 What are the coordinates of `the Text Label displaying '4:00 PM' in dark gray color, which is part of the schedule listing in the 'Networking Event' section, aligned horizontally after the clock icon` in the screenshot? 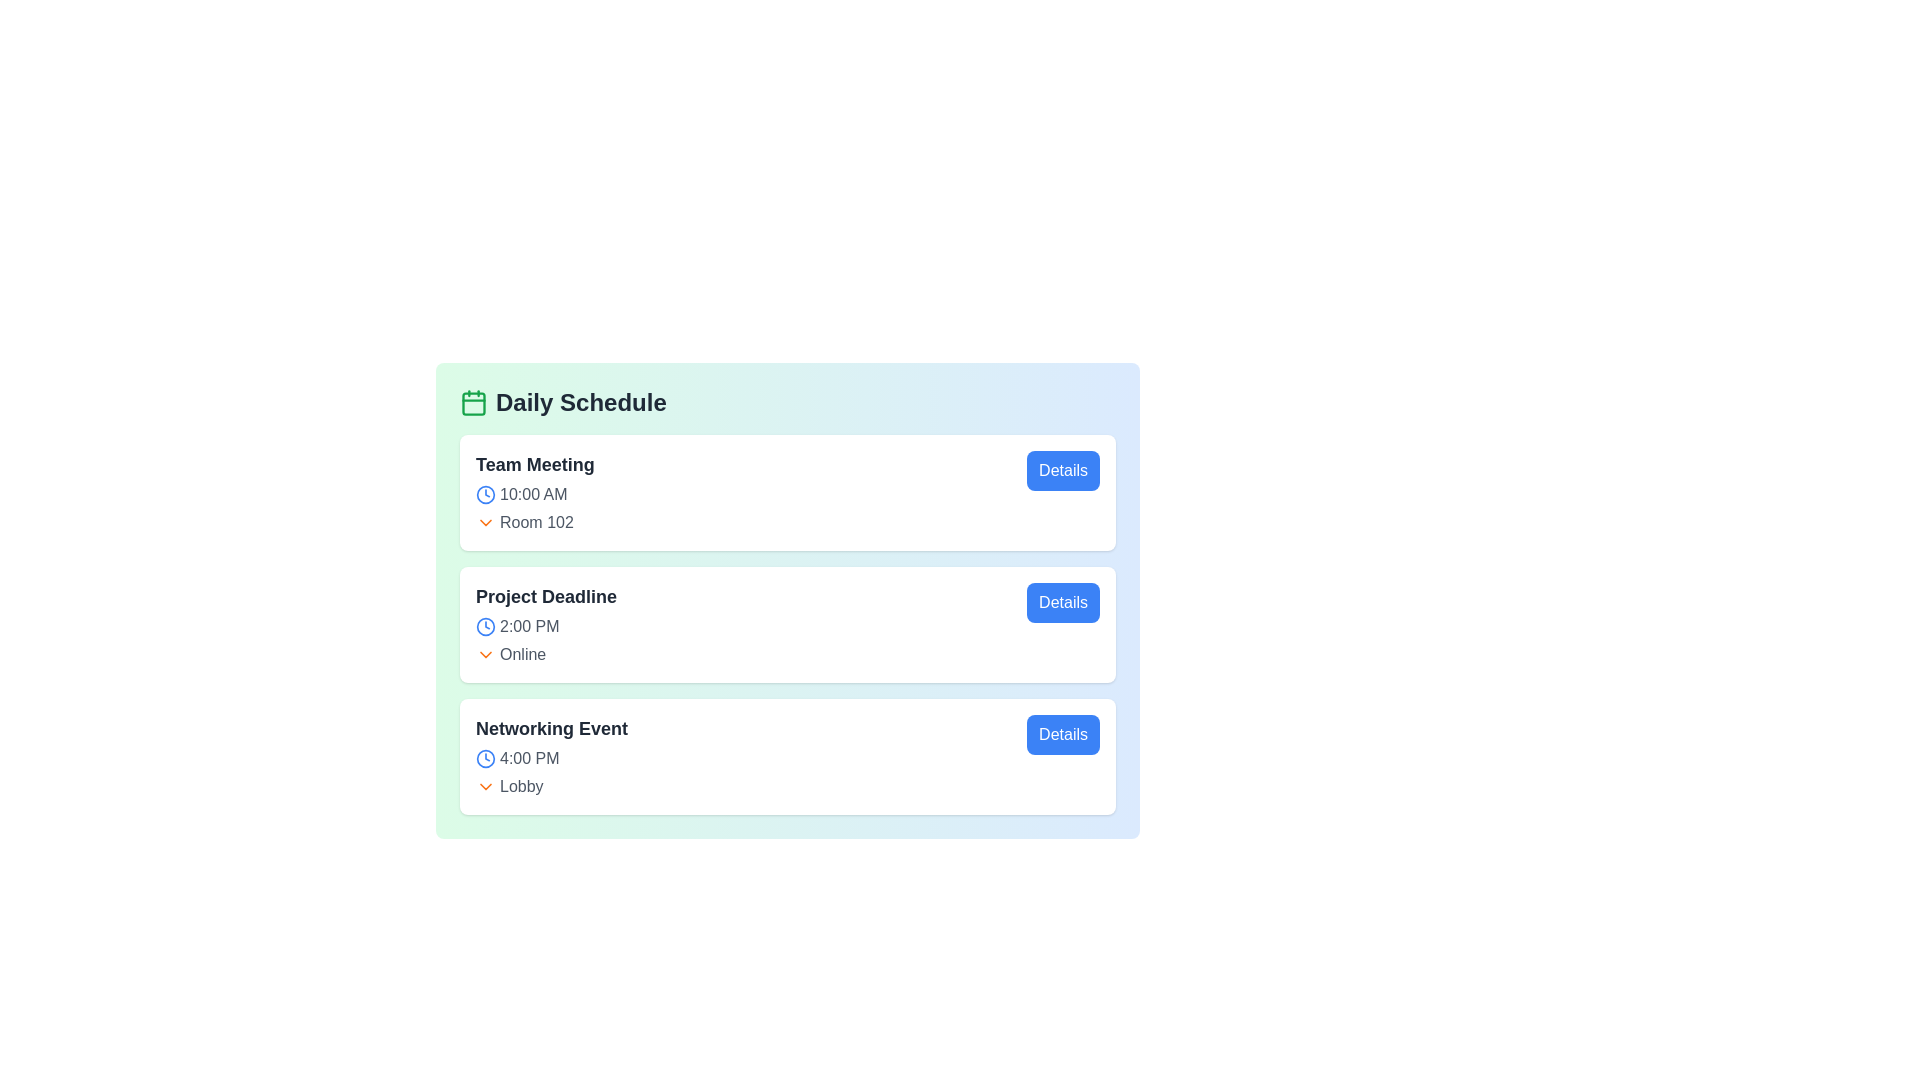 It's located at (529, 759).